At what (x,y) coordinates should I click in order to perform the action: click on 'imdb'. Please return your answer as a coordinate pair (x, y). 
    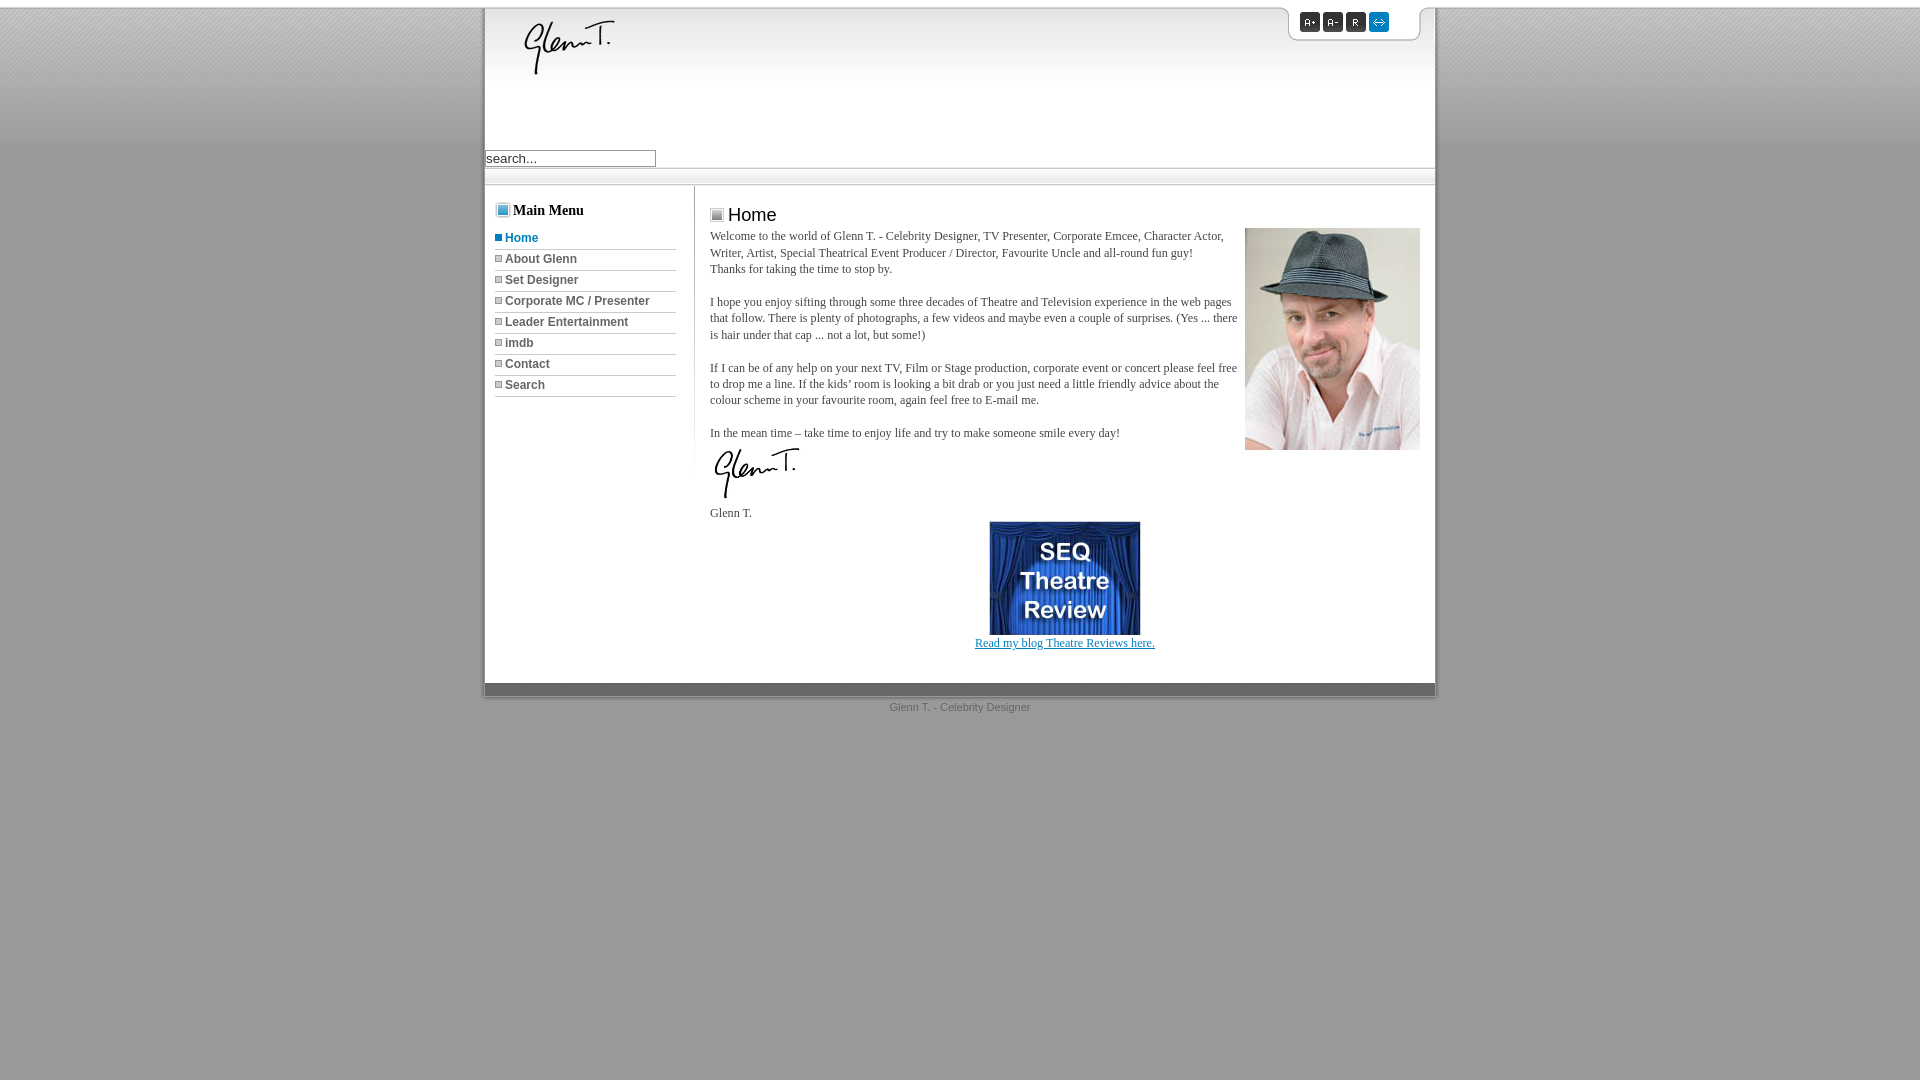
    Looking at the image, I should click on (584, 343).